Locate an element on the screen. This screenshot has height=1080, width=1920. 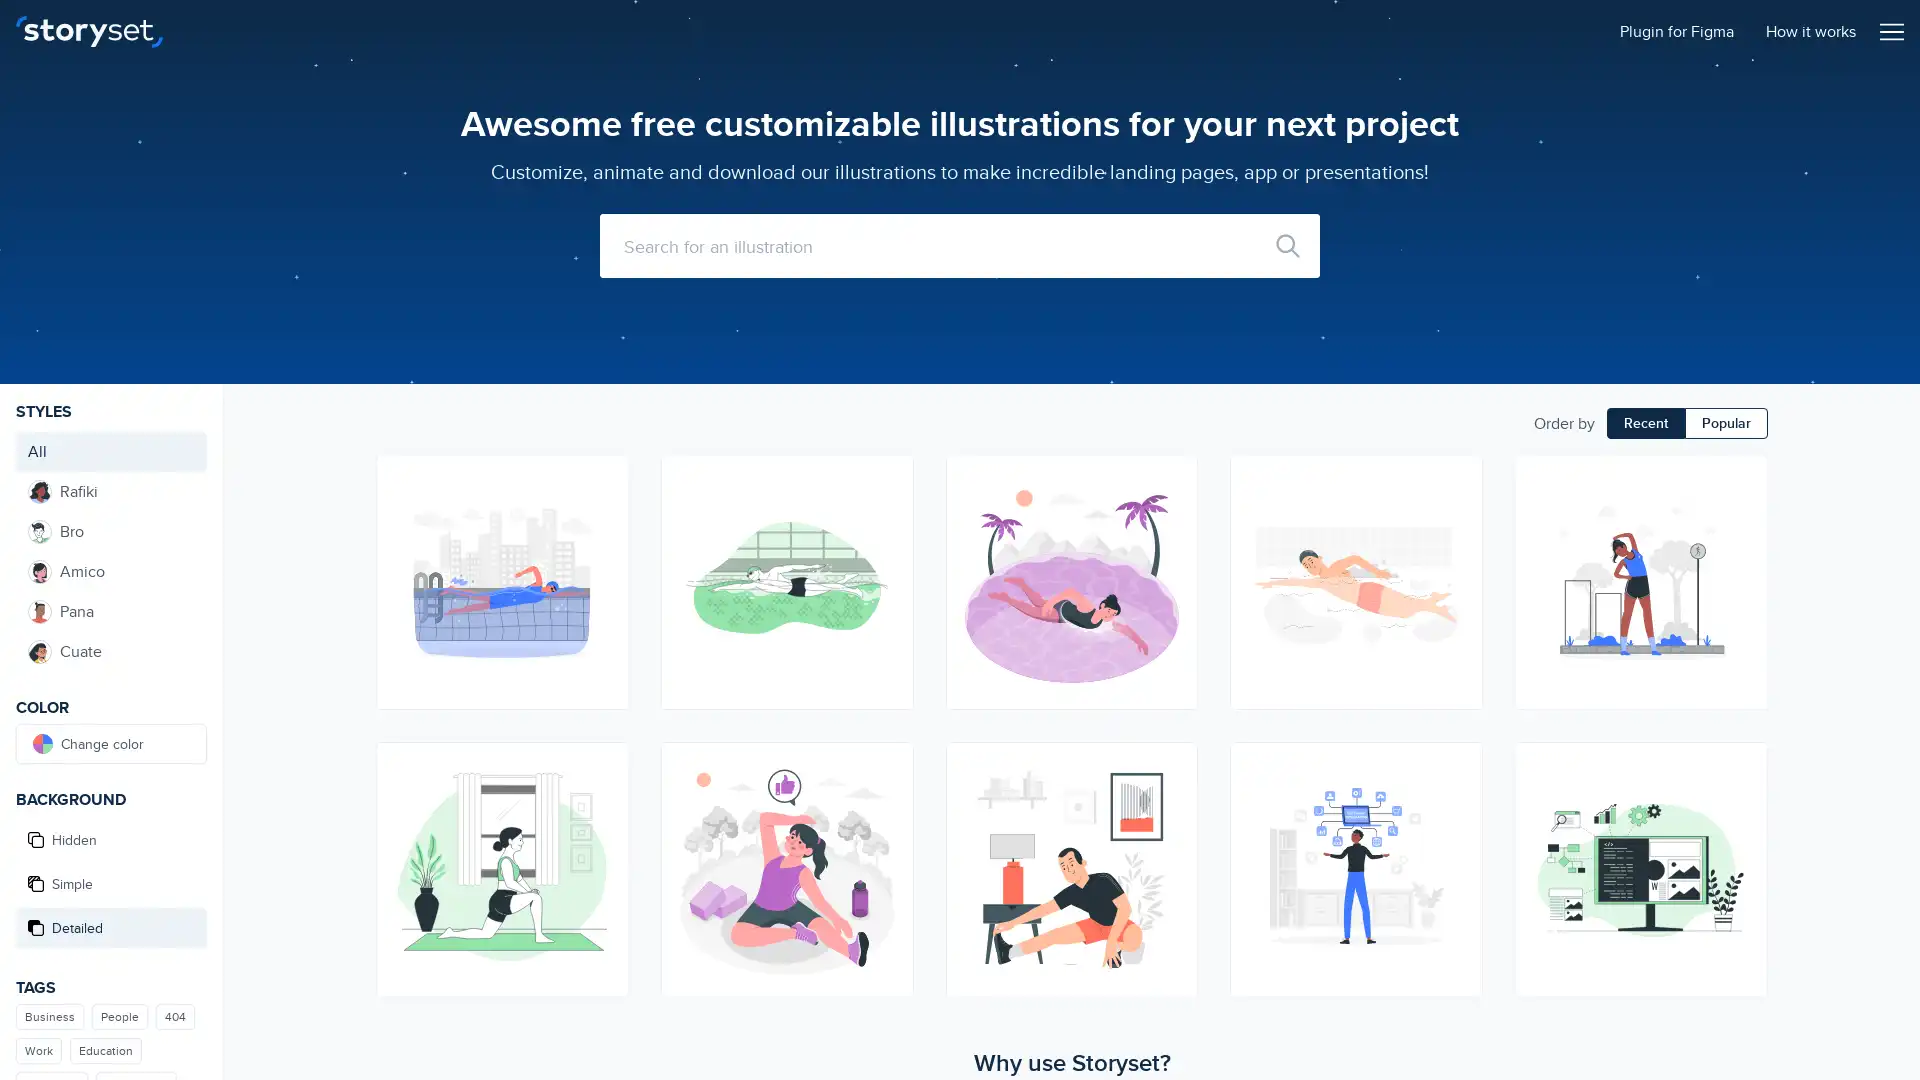
Pinterest icon Save is located at coordinates (1172, 551).